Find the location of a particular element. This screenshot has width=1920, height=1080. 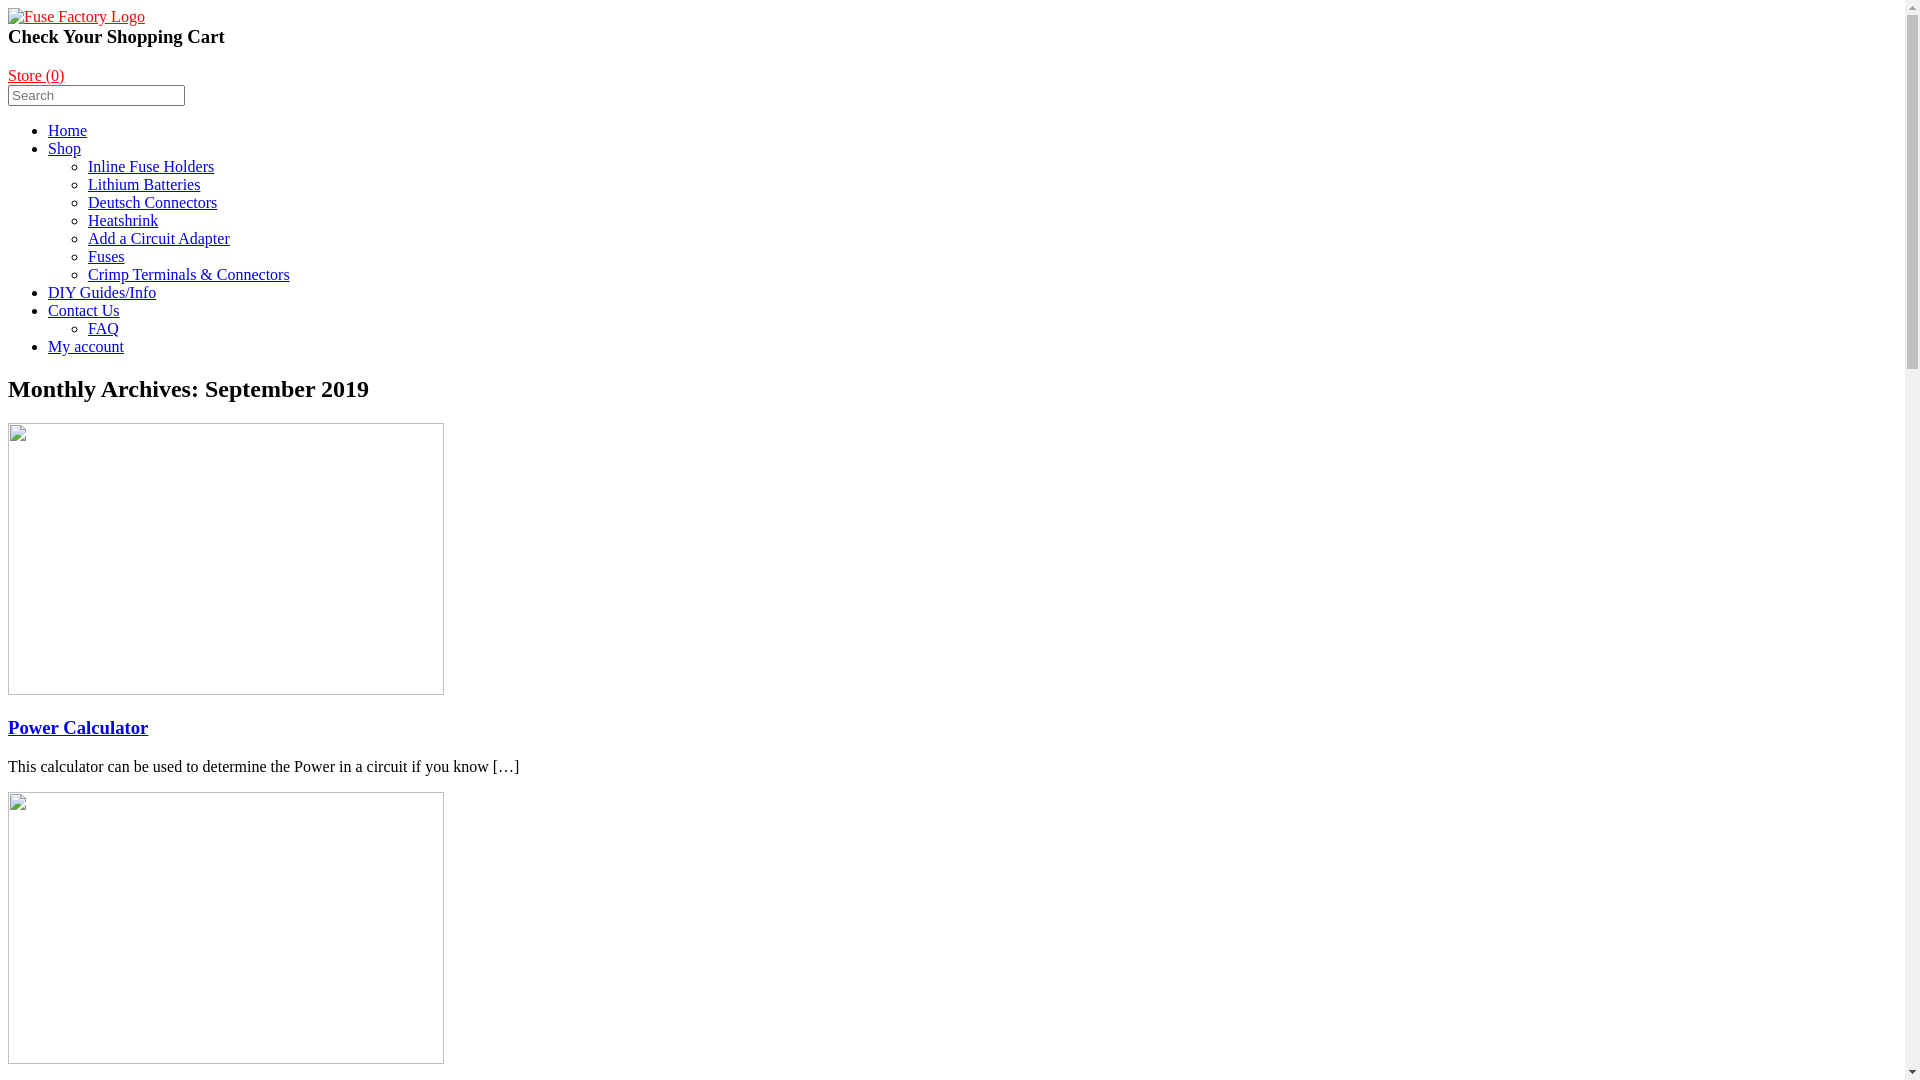

'Contact Us' is located at coordinates (82, 310).